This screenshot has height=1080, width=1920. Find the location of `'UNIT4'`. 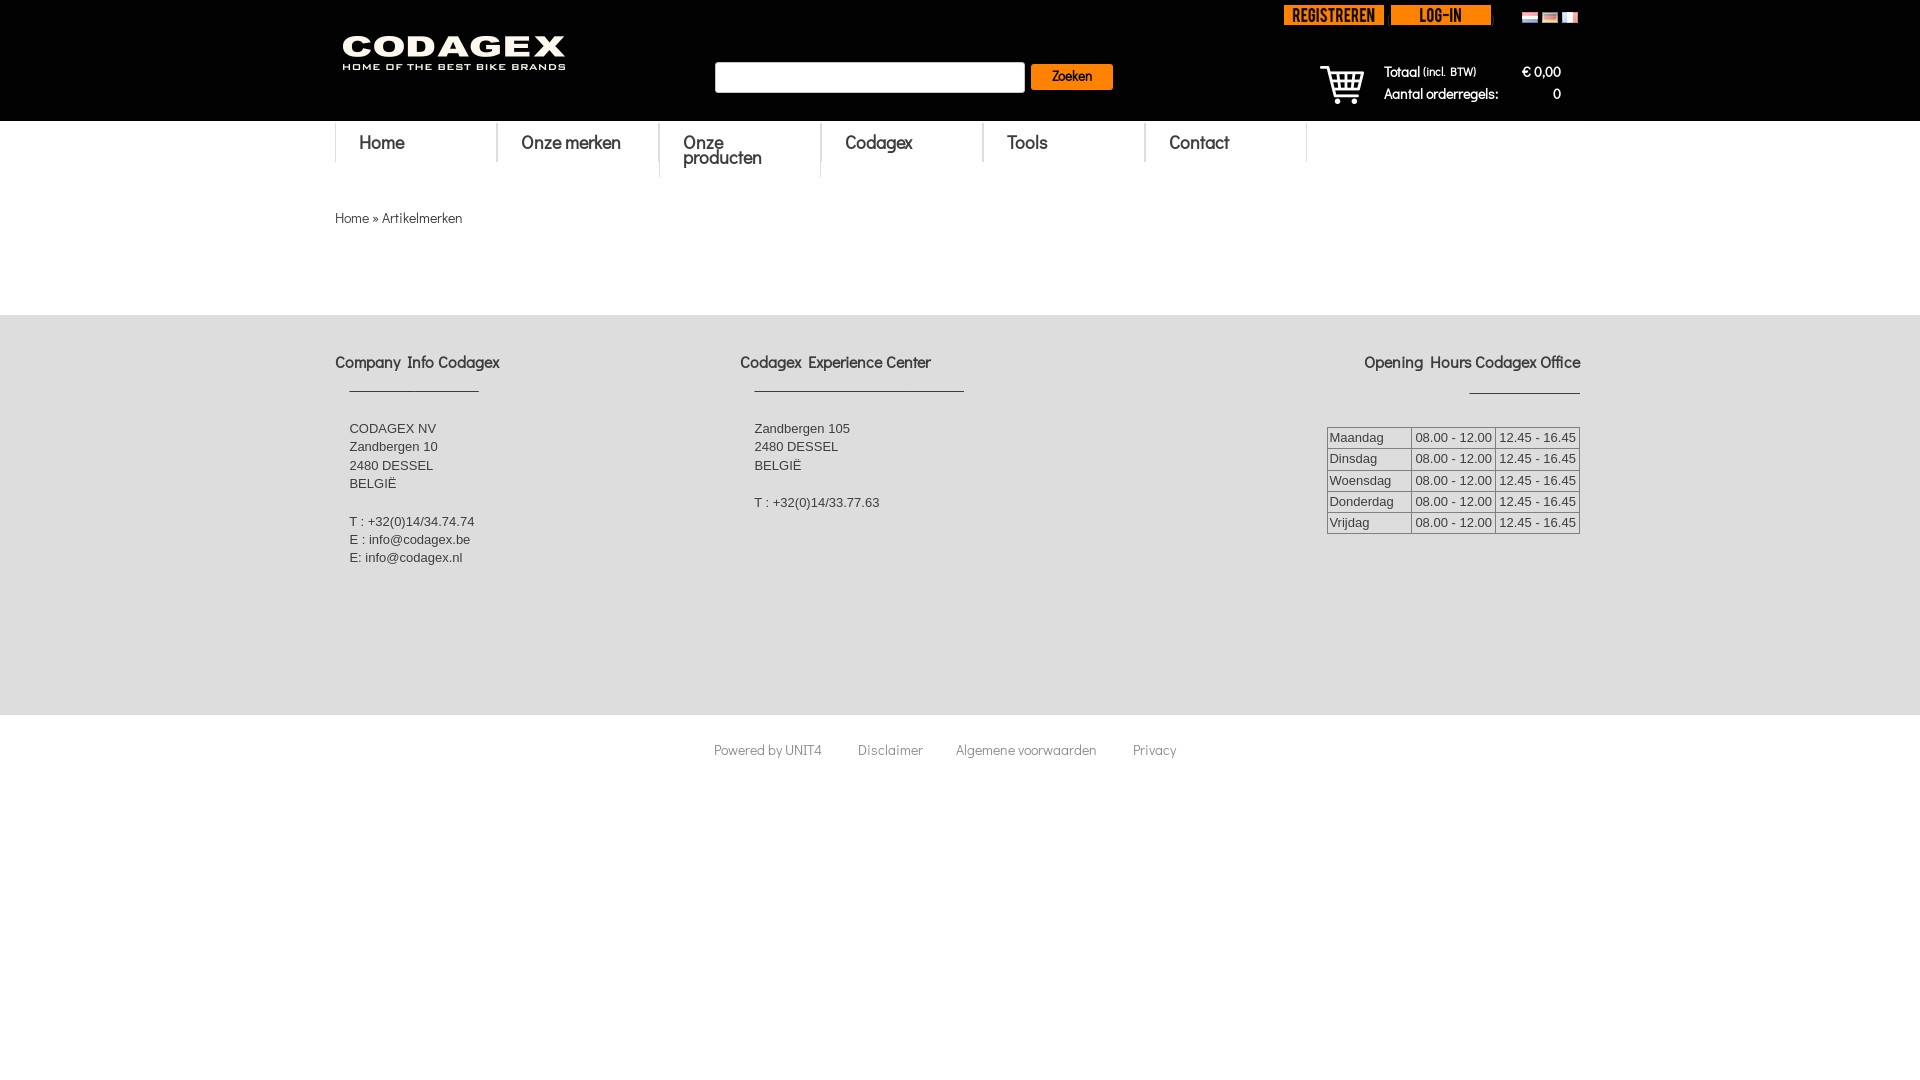

'UNIT4' is located at coordinates (818, 749).